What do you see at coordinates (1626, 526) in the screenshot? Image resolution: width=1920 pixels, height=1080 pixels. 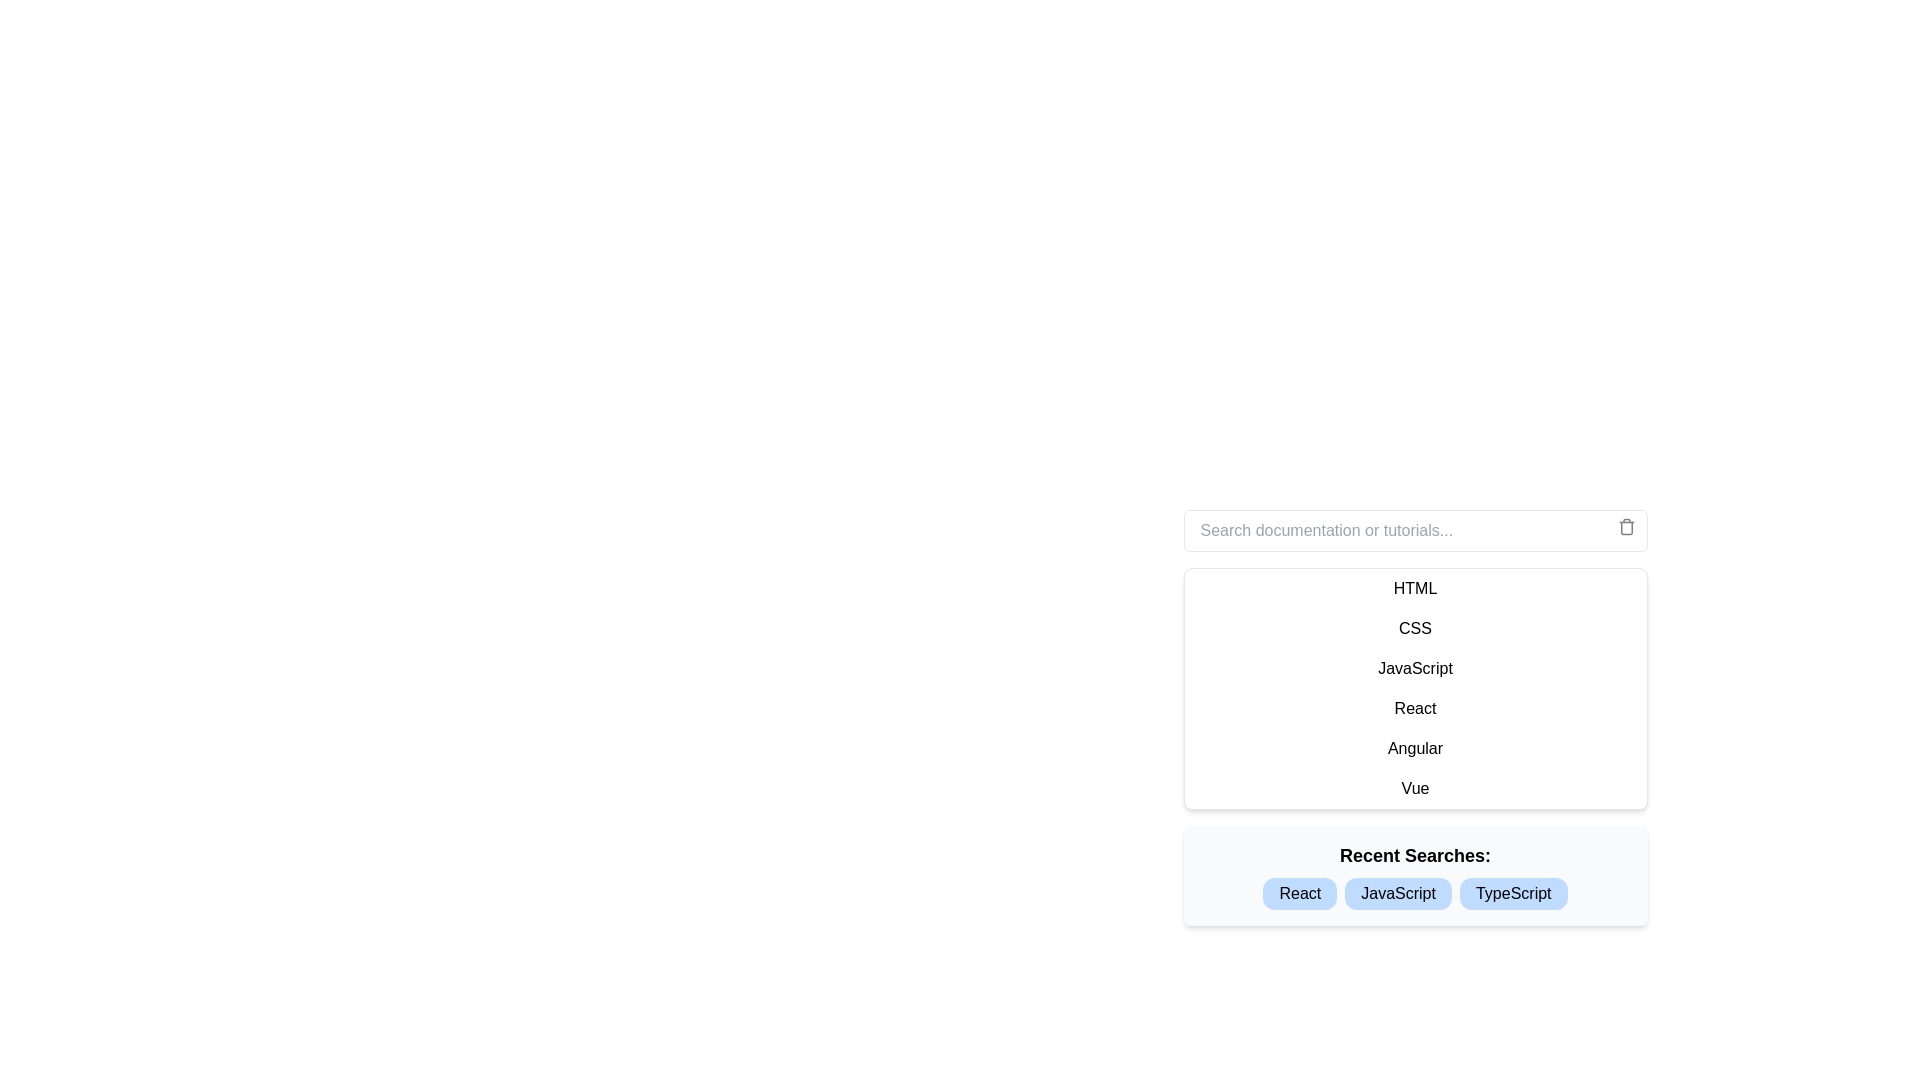 I see `the clear icon button located at the top-right corner of the input field` at bounding box center [1626, 526].